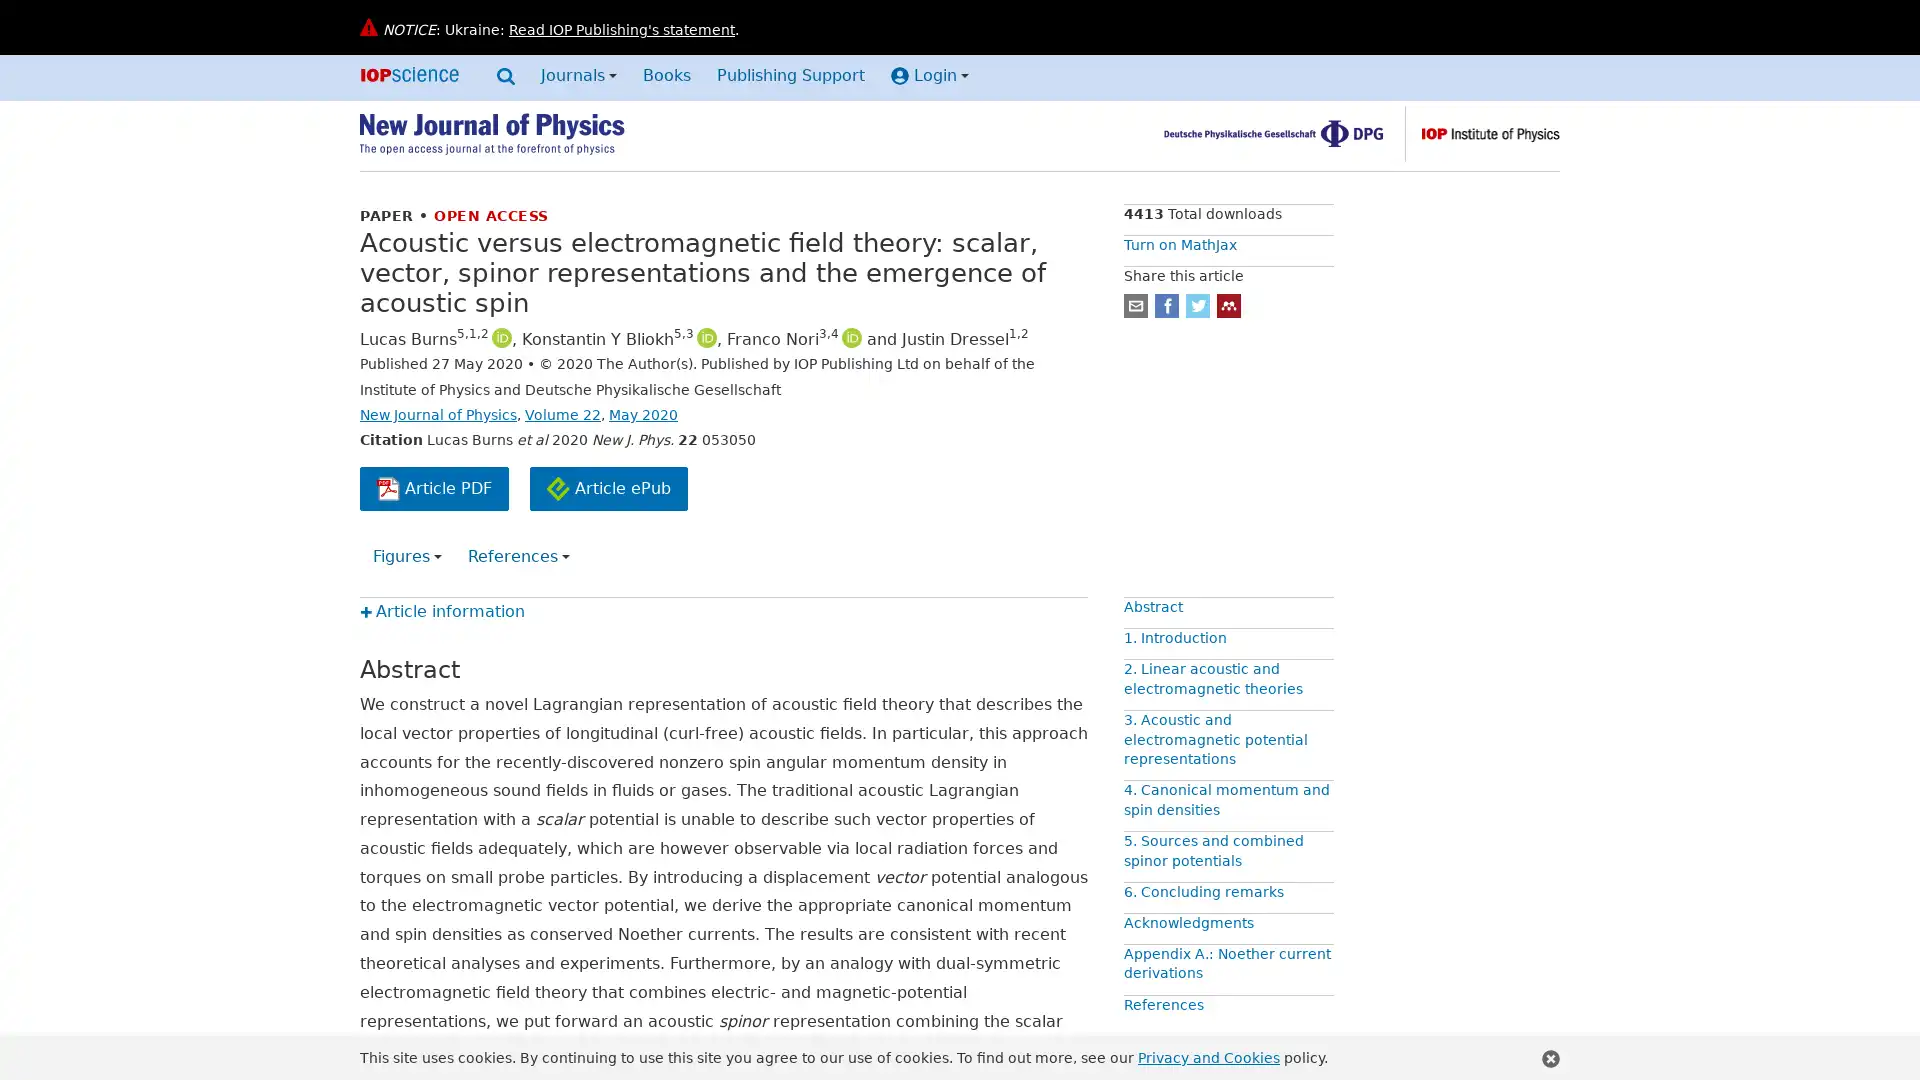  Describe the element at coordinates (1473, 136) in the screenshot. I see `The Institute of Physics, find out more` at that location.